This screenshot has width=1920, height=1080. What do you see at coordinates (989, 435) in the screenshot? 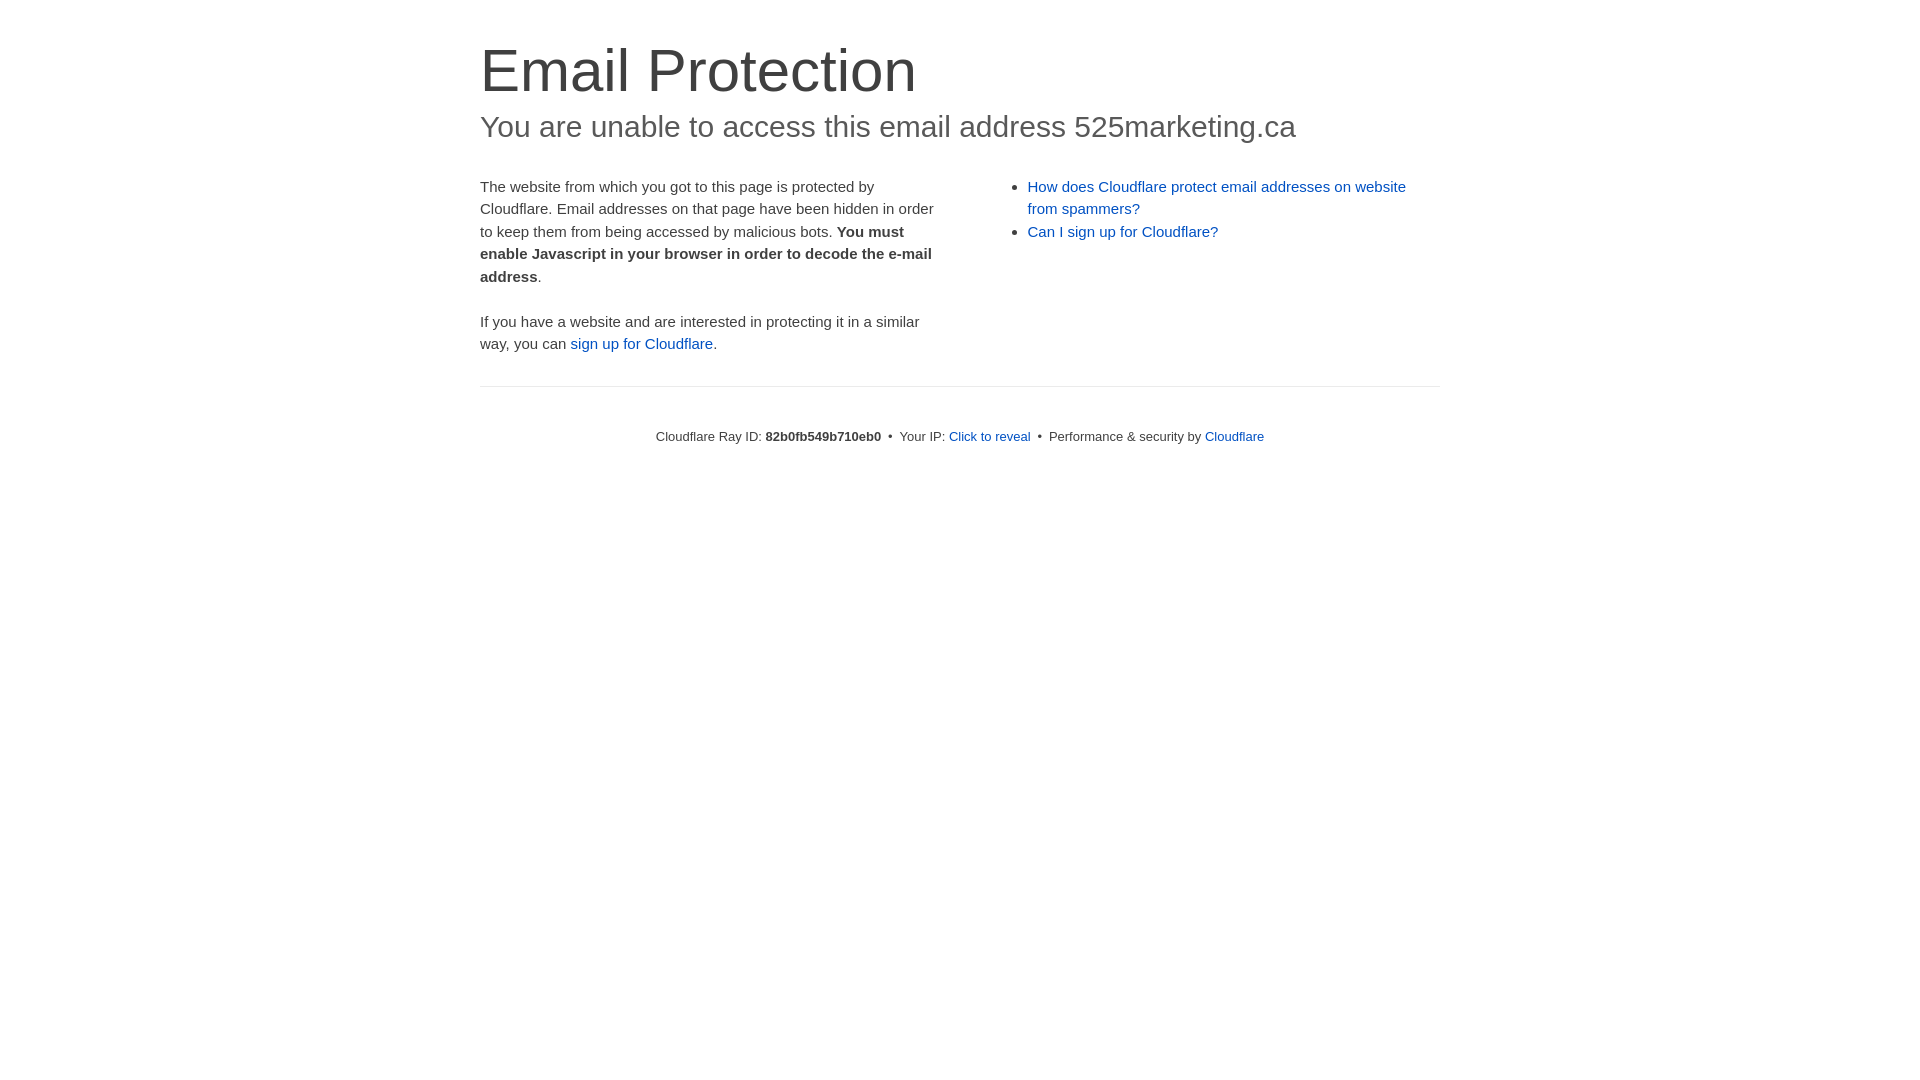
I see `'Click to reveal'` at bounding box center [989, 435].